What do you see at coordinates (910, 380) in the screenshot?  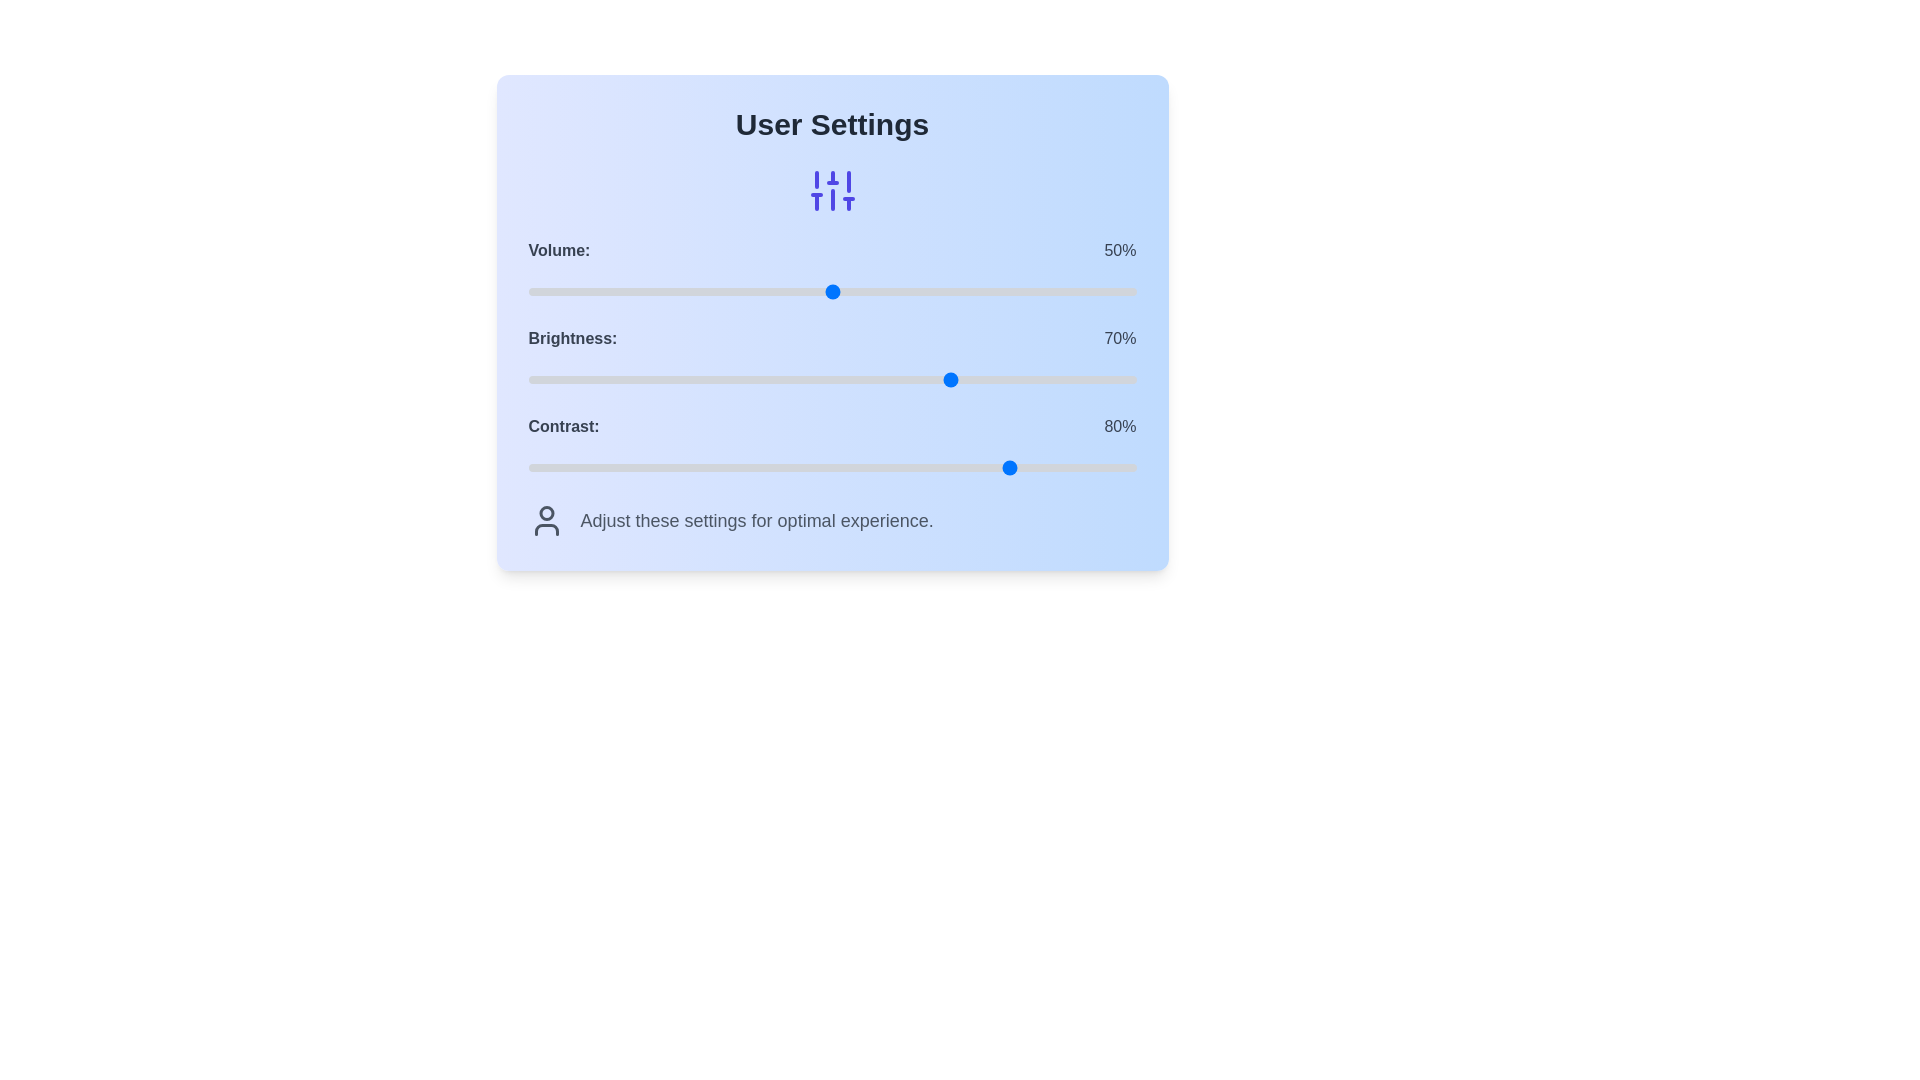 I see `brightness` at bounding box center [910, 380].